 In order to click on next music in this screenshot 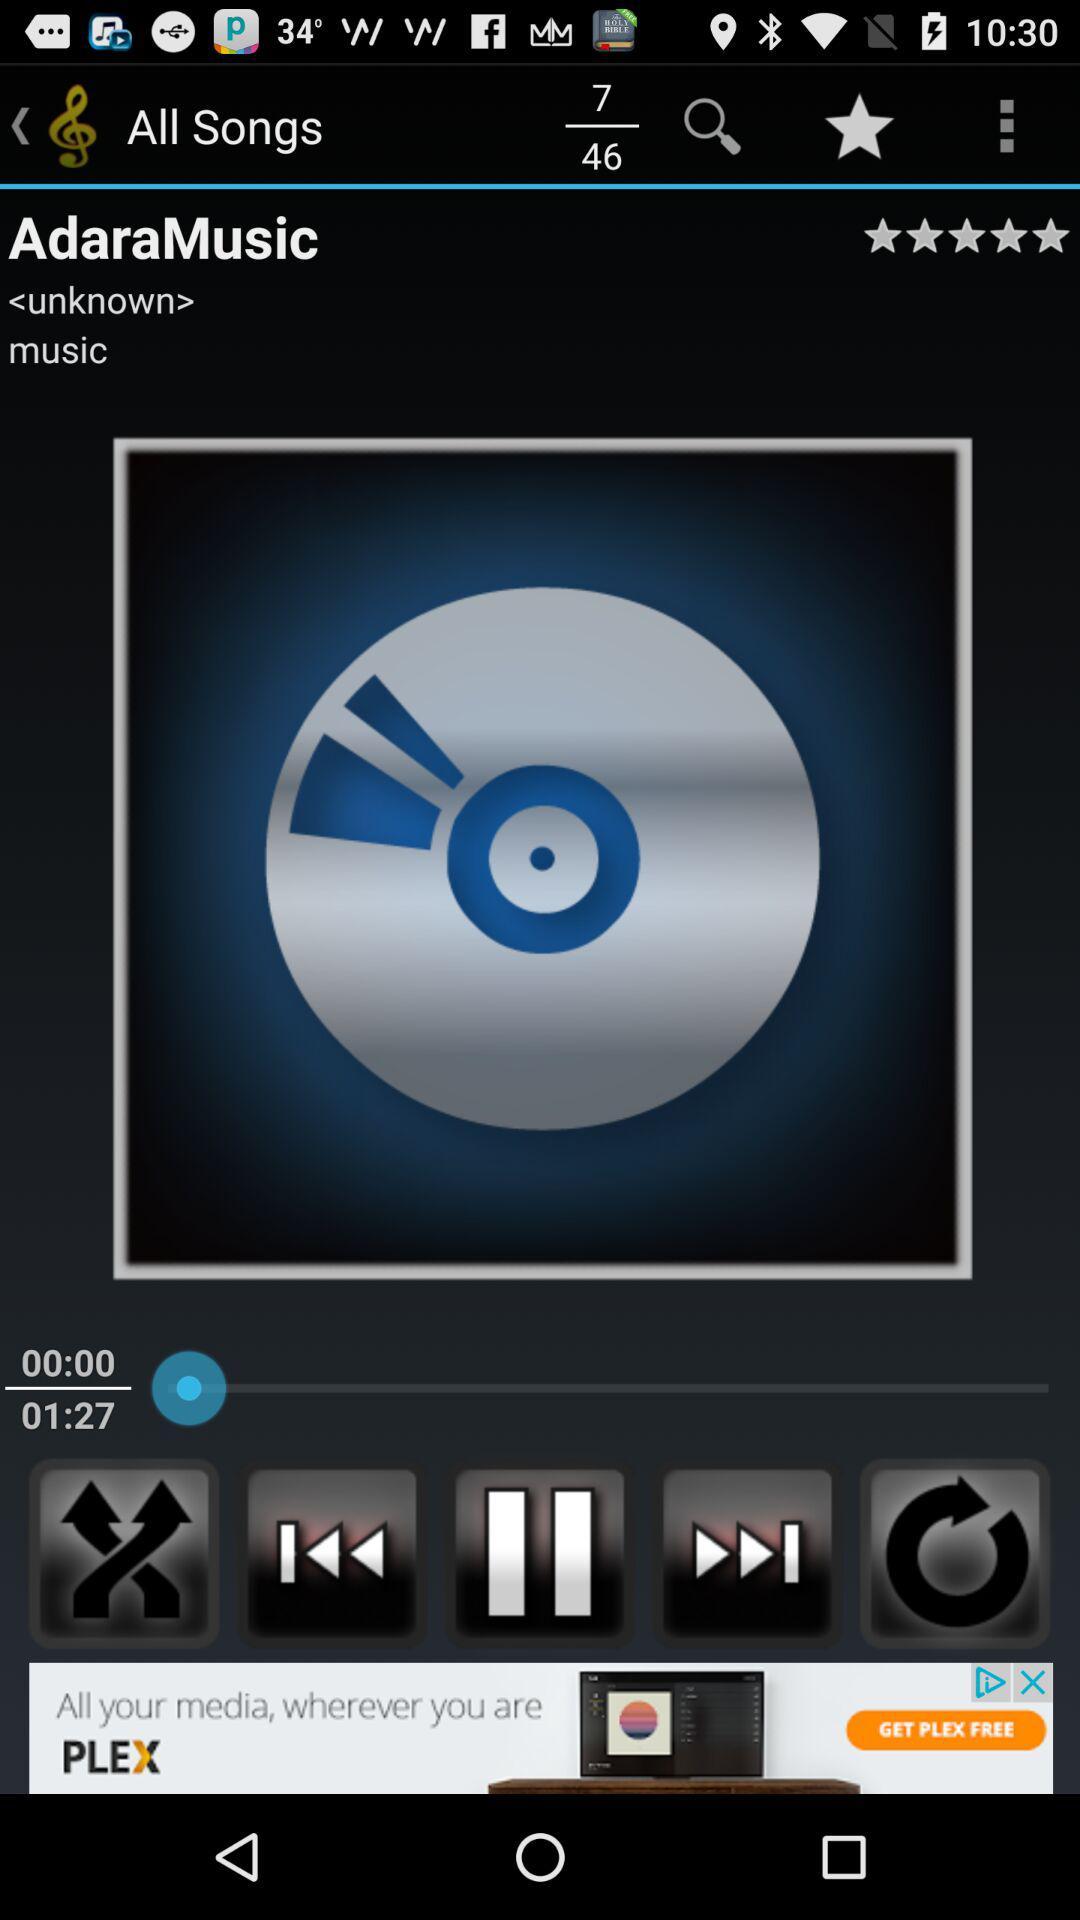, I will do `click(747, 1552)`.